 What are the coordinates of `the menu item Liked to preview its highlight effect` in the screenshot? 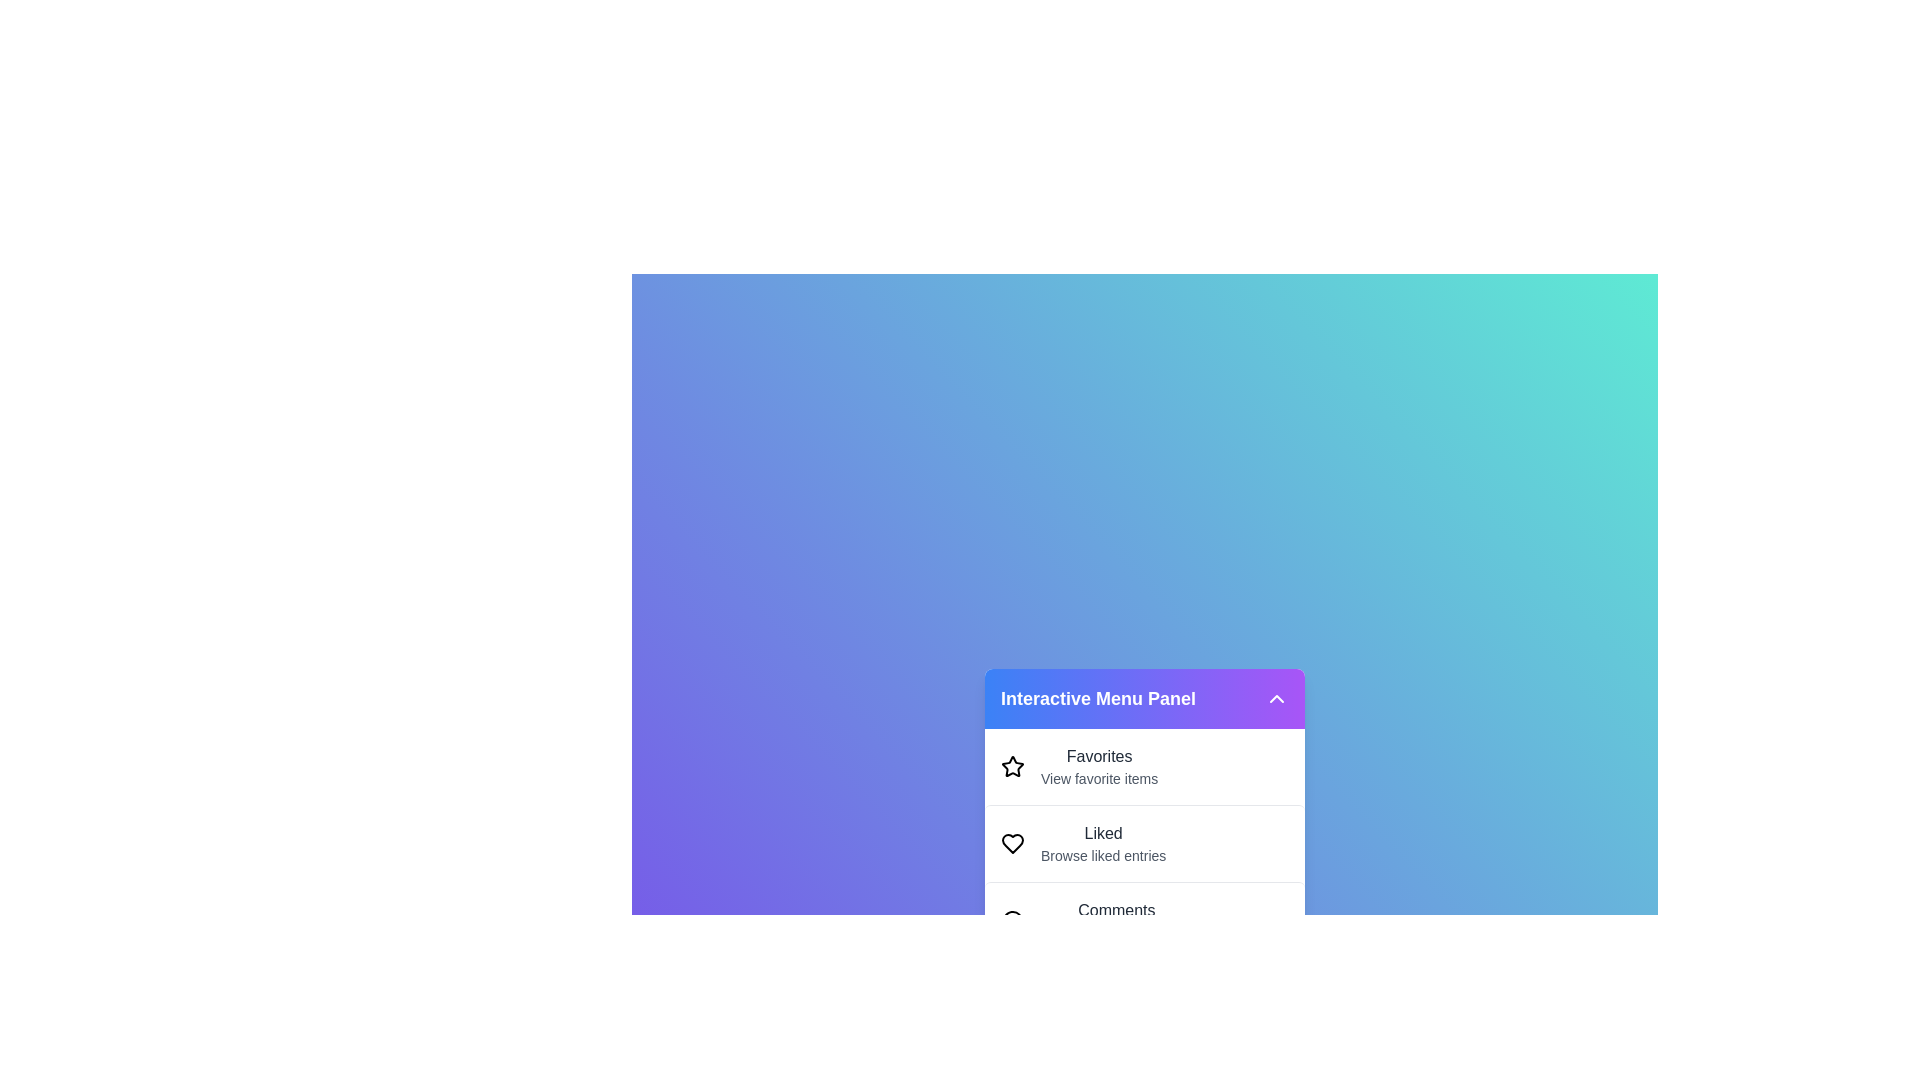 It's located at (1145, 843).